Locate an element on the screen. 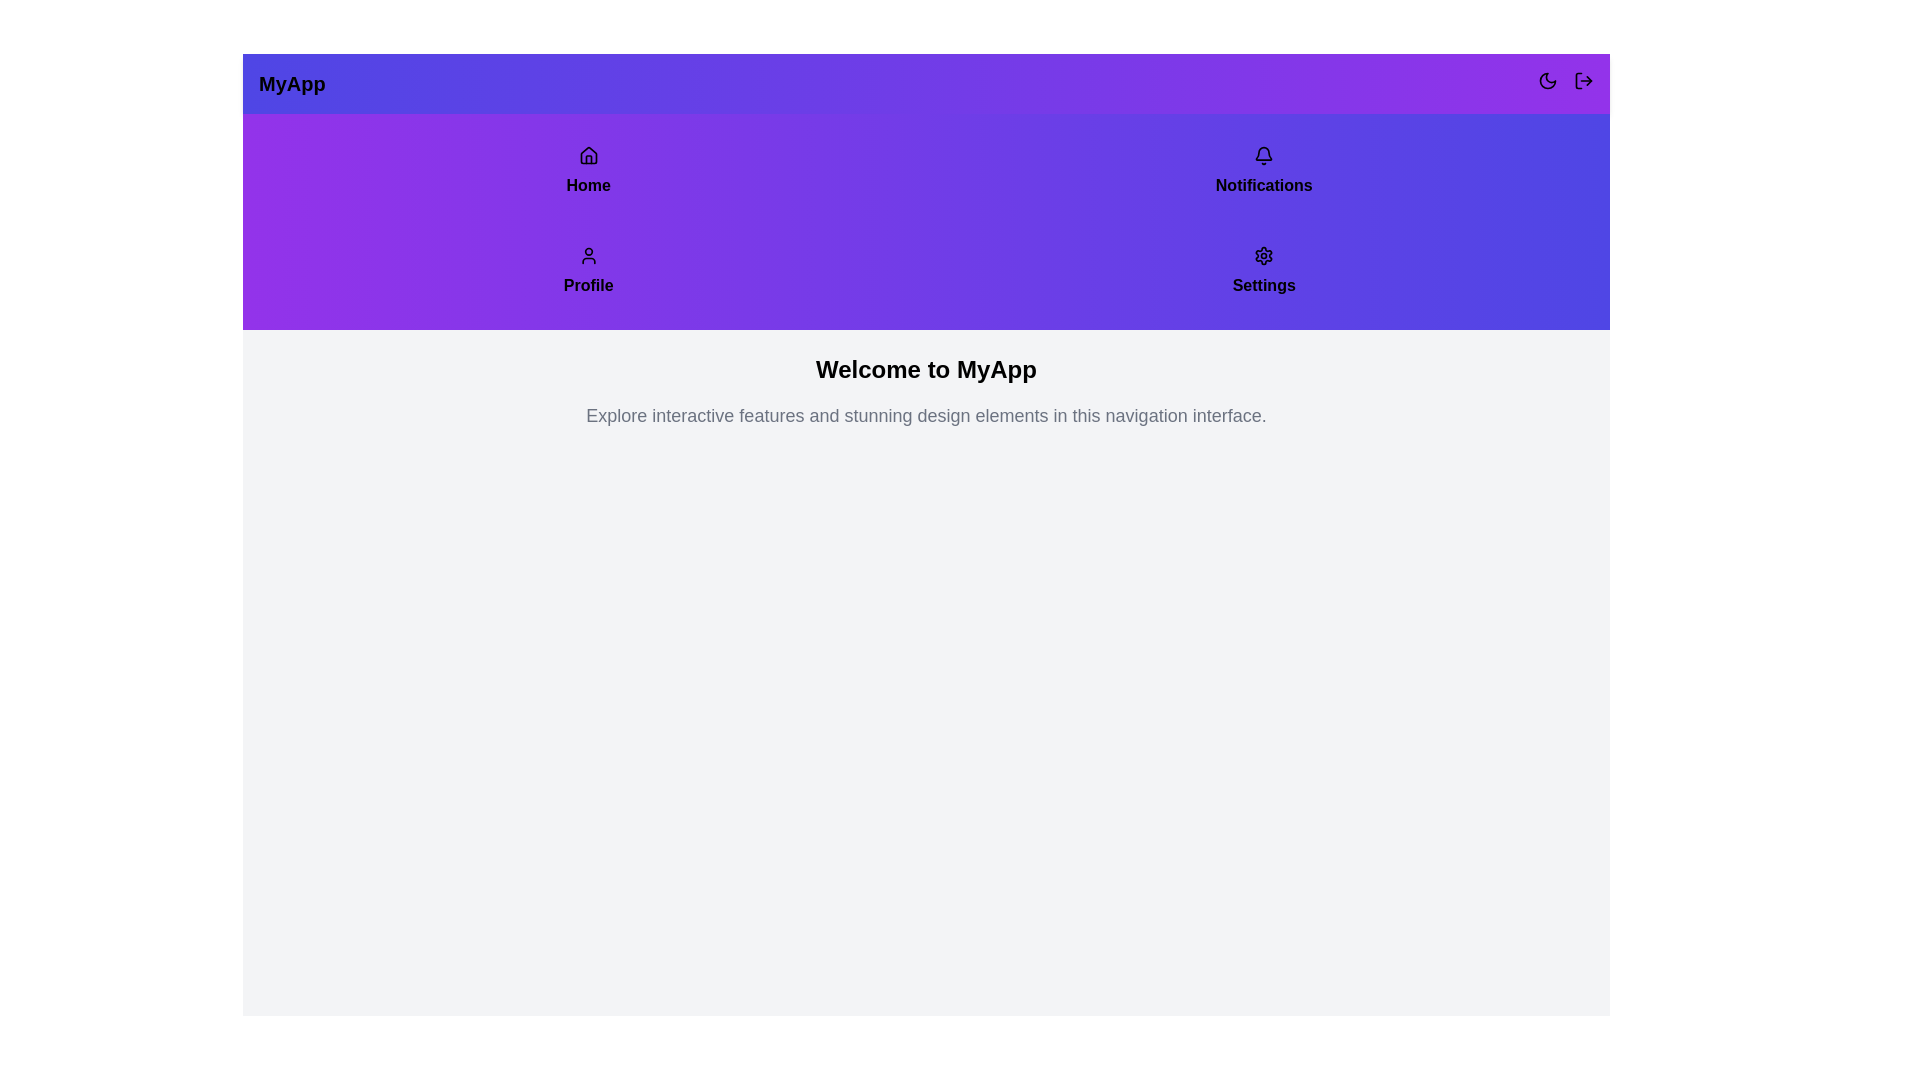  the logout button to log out of the application is located at coordinates (1583, 79).